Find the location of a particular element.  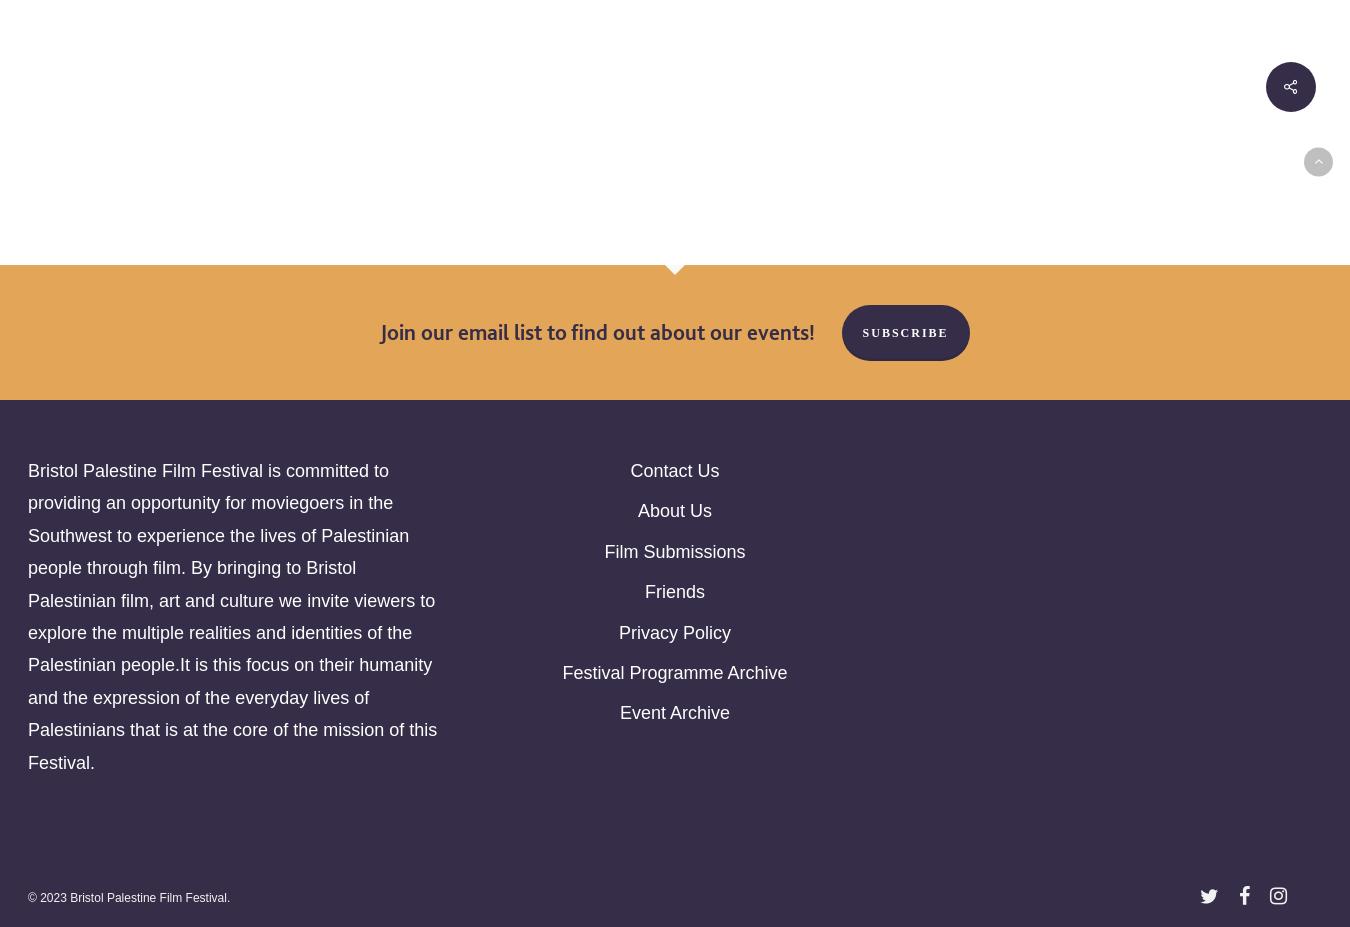

'Friends' is located at coordinates (643, 591).